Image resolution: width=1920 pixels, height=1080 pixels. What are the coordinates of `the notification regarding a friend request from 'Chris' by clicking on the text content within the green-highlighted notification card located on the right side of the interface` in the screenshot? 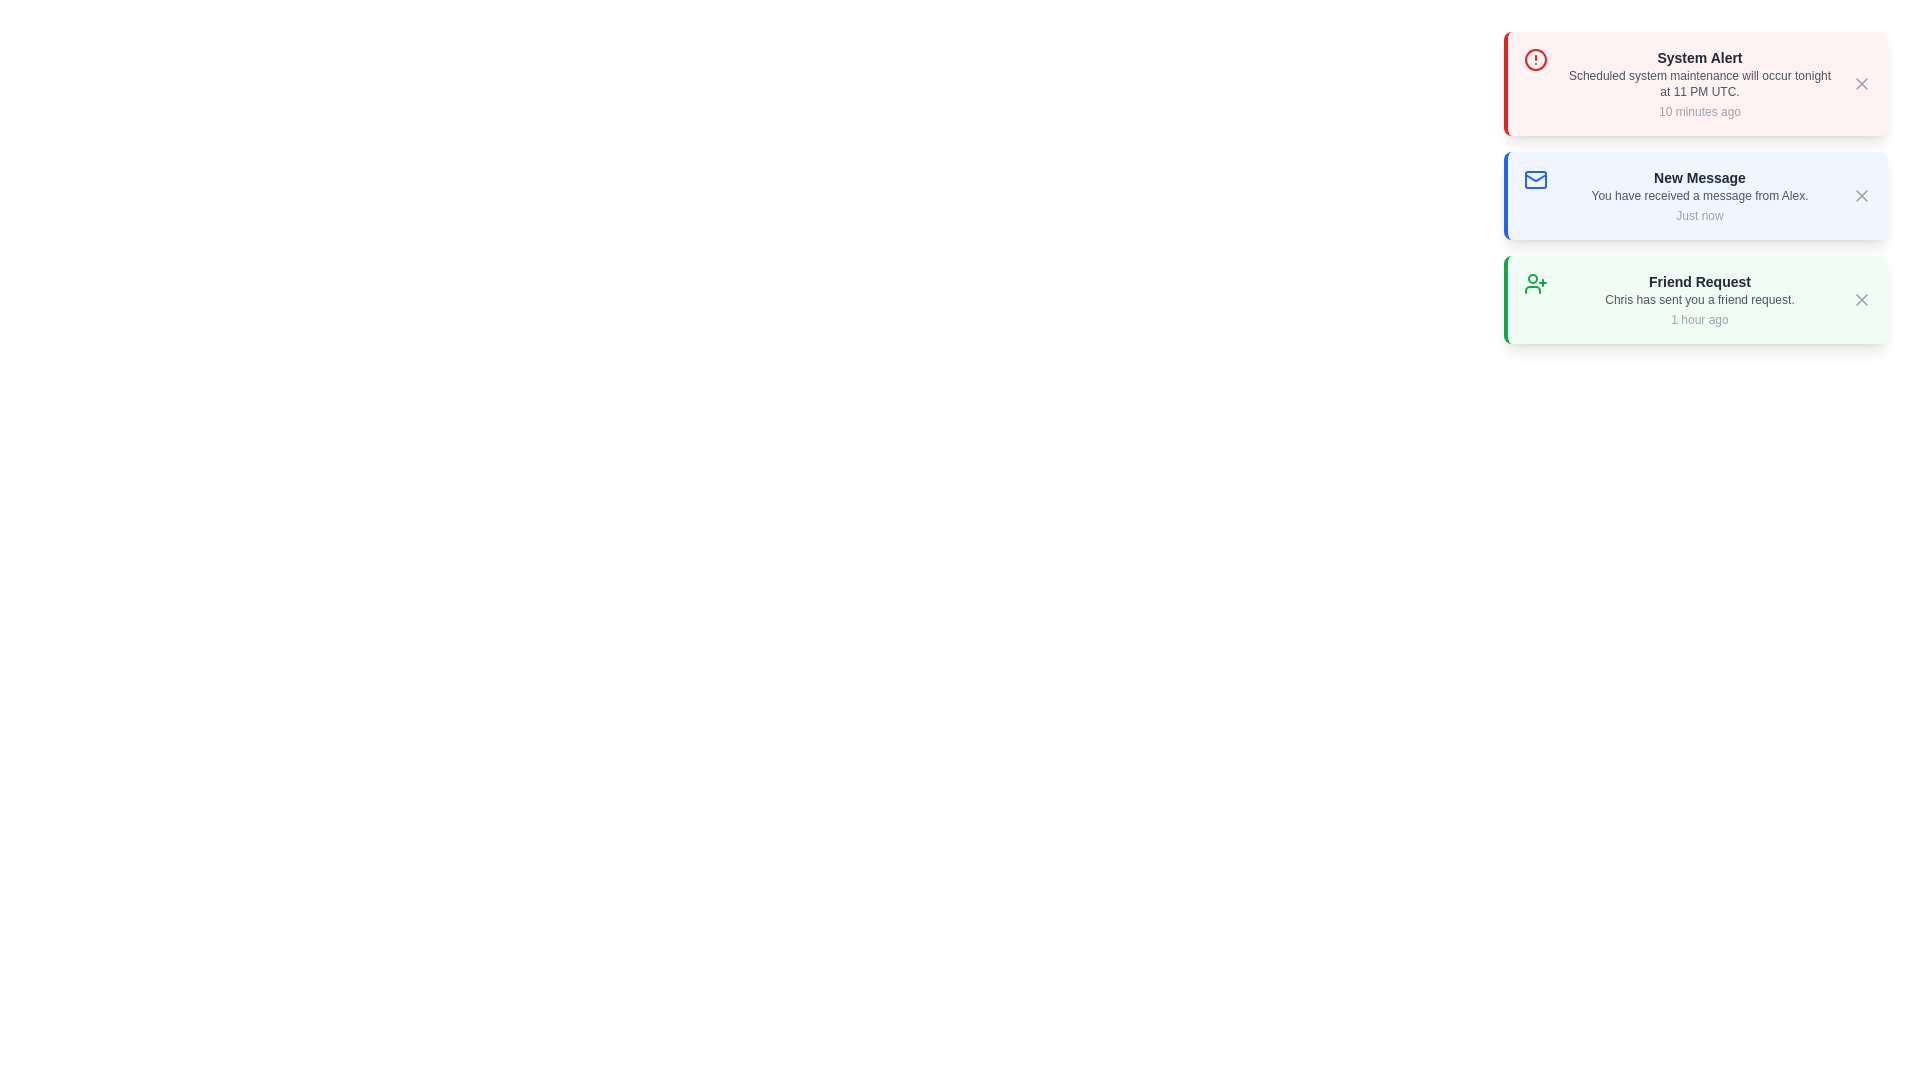 It's located at (1698, 300).